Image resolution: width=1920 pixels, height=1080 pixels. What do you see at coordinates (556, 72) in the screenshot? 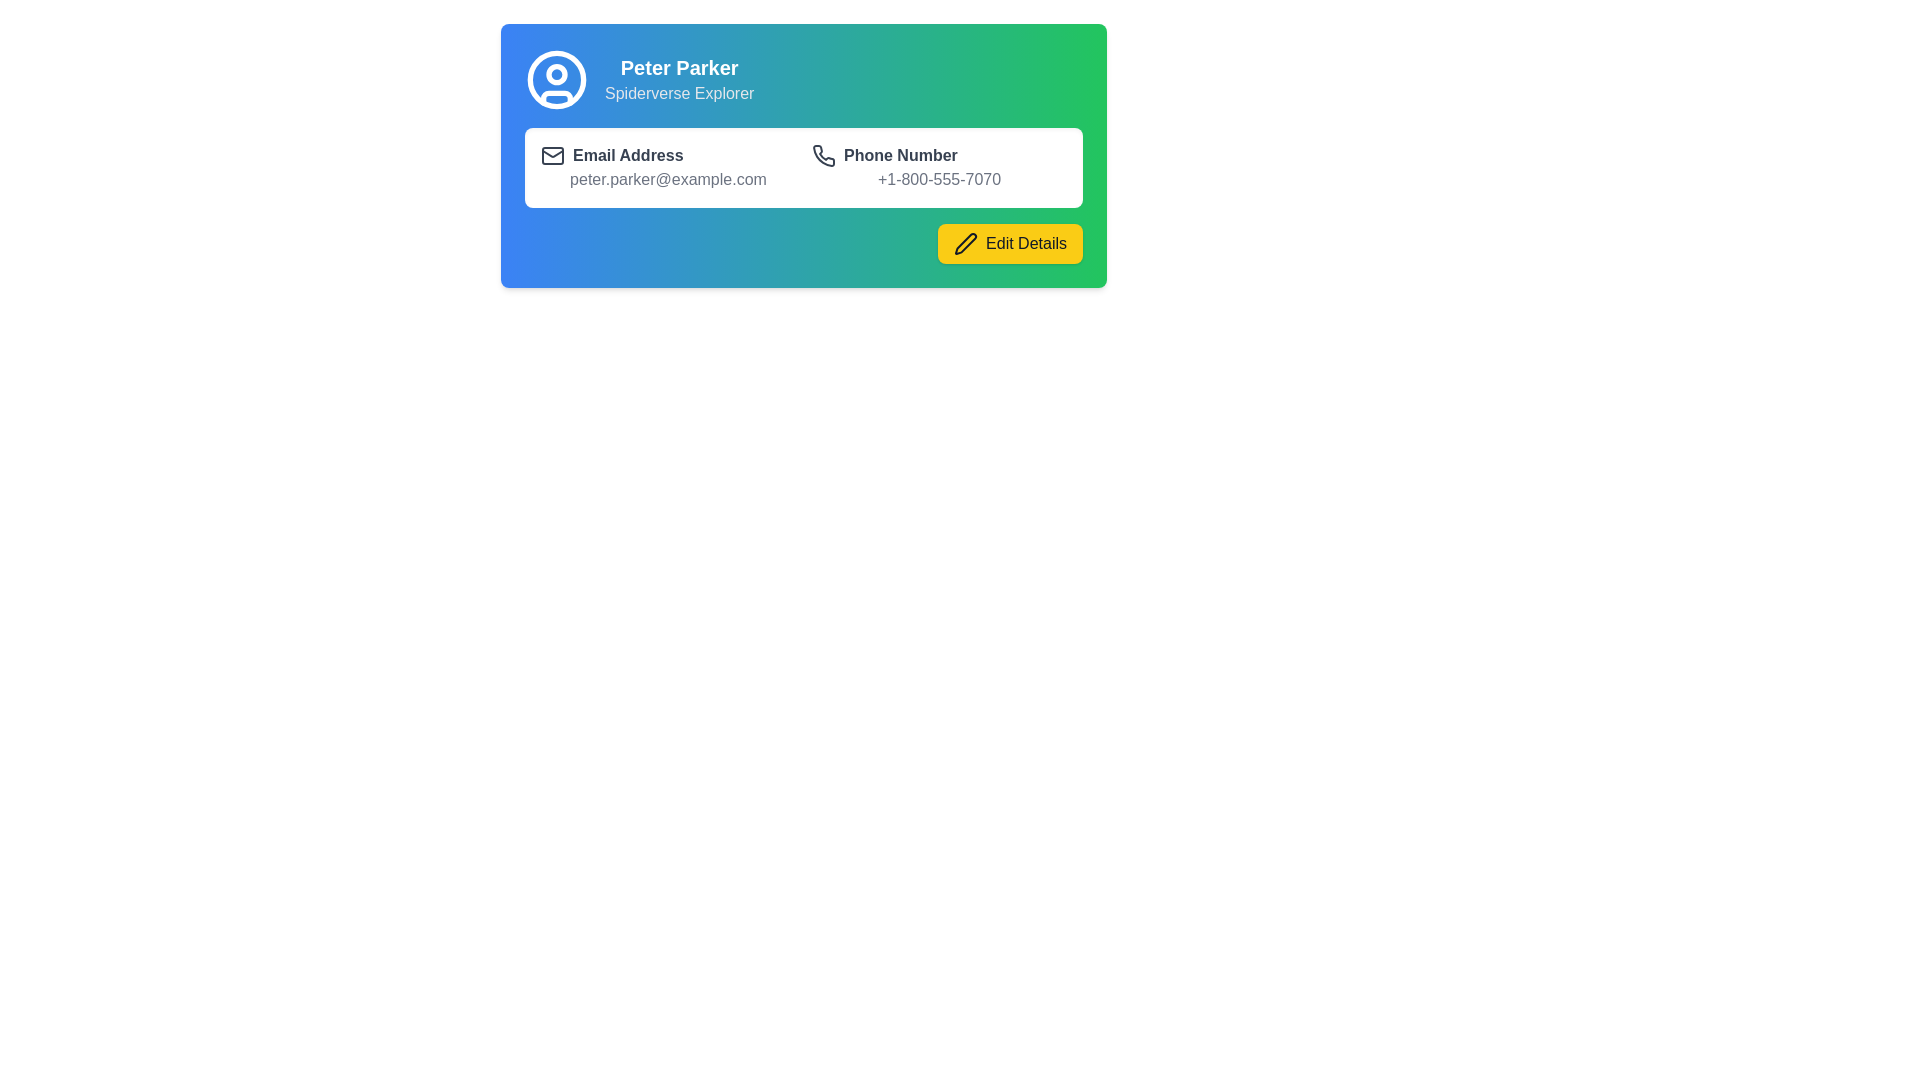
I see `the Decorative graphic circle that represents part of the user's avatar, positioned at the top of the circular icon` at bounding box center [556, 72].